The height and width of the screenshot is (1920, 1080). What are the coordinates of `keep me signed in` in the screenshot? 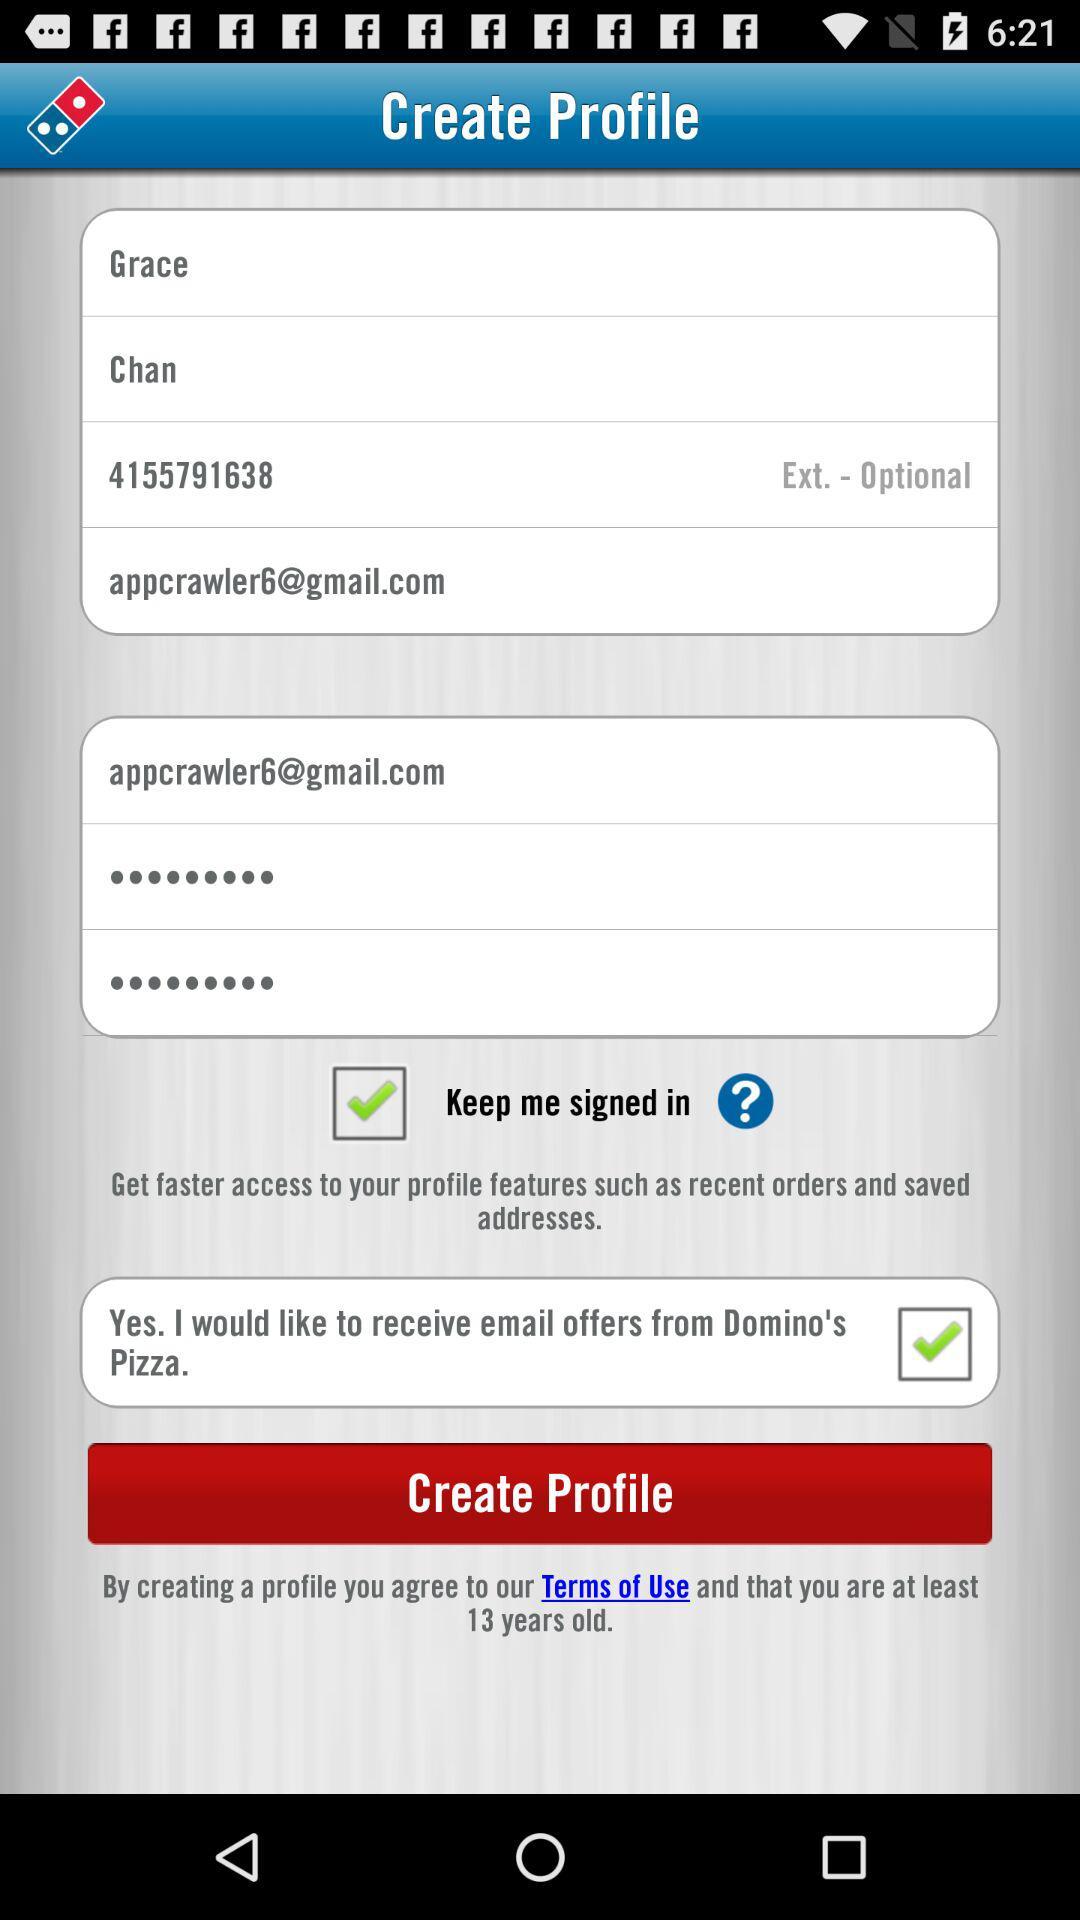 It's located at (368, 1100).